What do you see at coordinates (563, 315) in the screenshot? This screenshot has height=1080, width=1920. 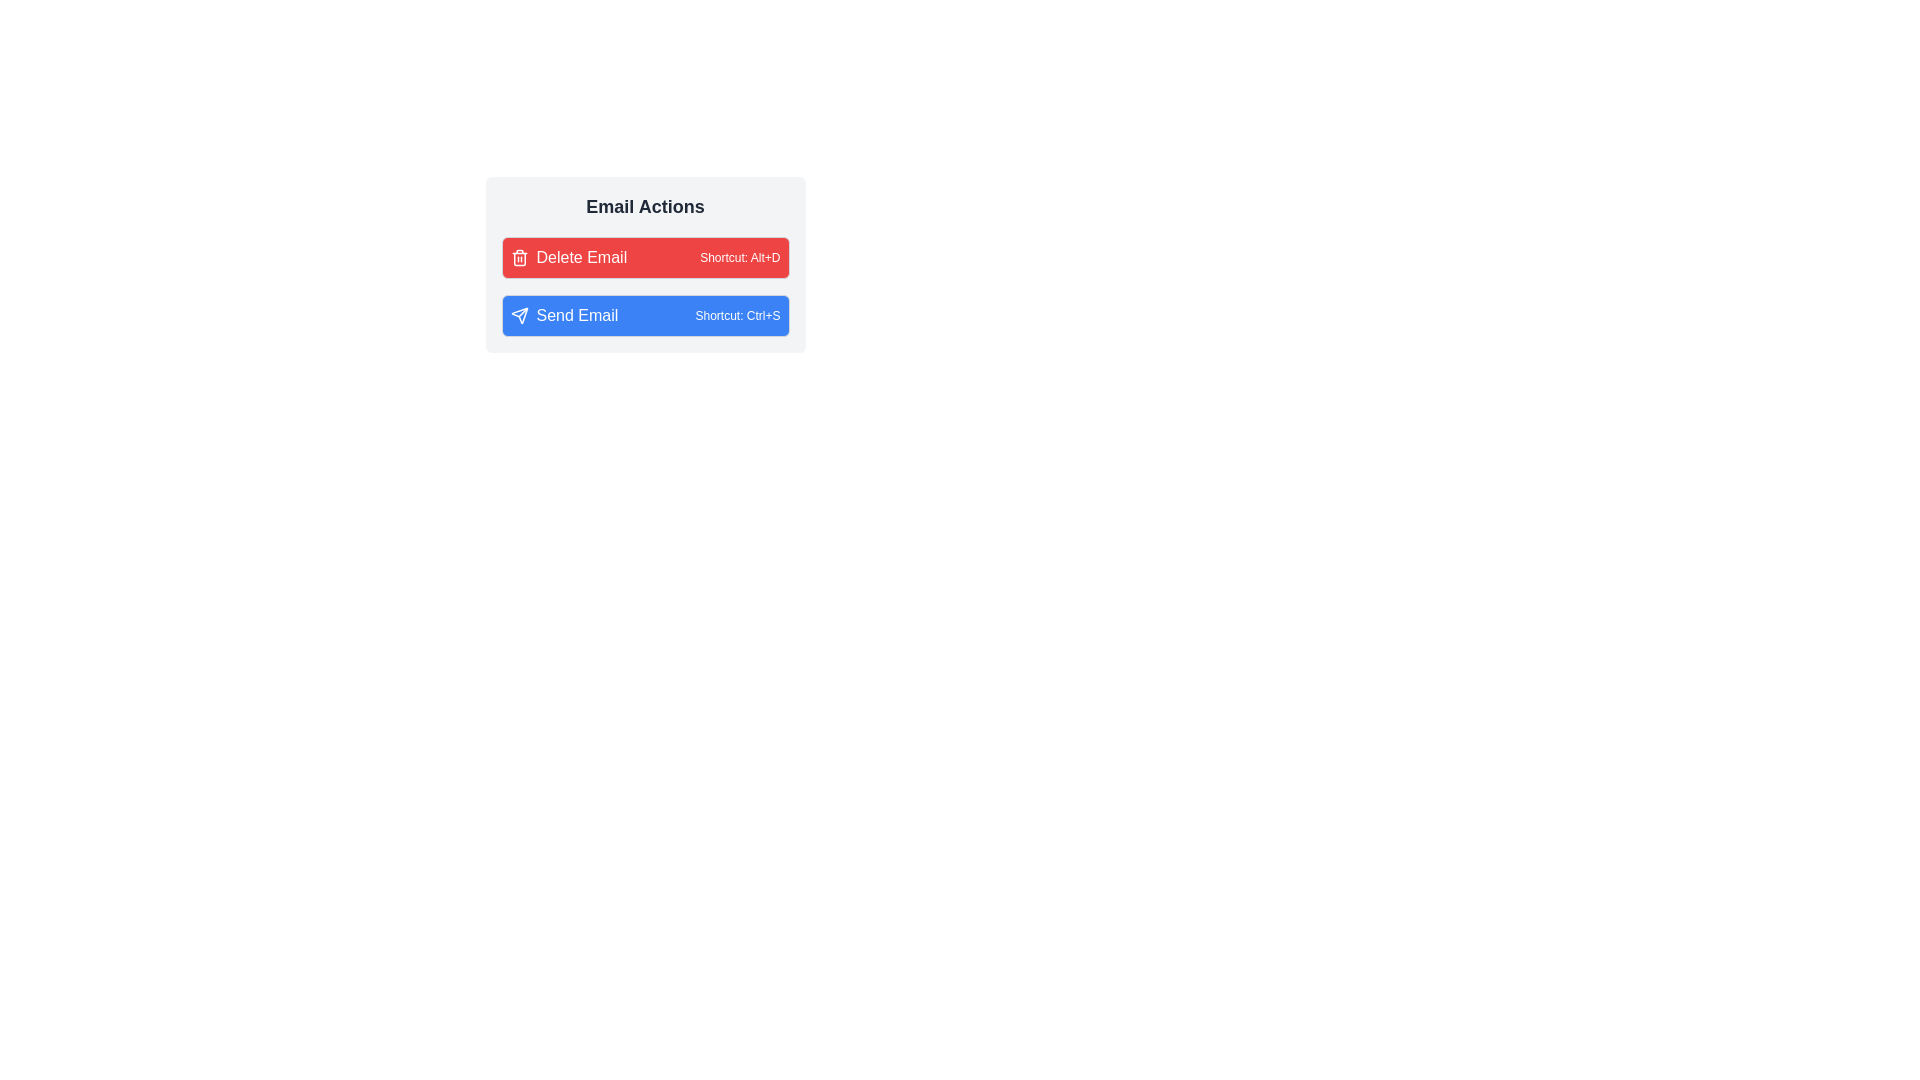 I see `the 'Send Email' button, which features white text and a paper plane icon on a blue background, located below the 'Delete Email' button in the 'Email Actions' section` at bounding box center [563, 315].